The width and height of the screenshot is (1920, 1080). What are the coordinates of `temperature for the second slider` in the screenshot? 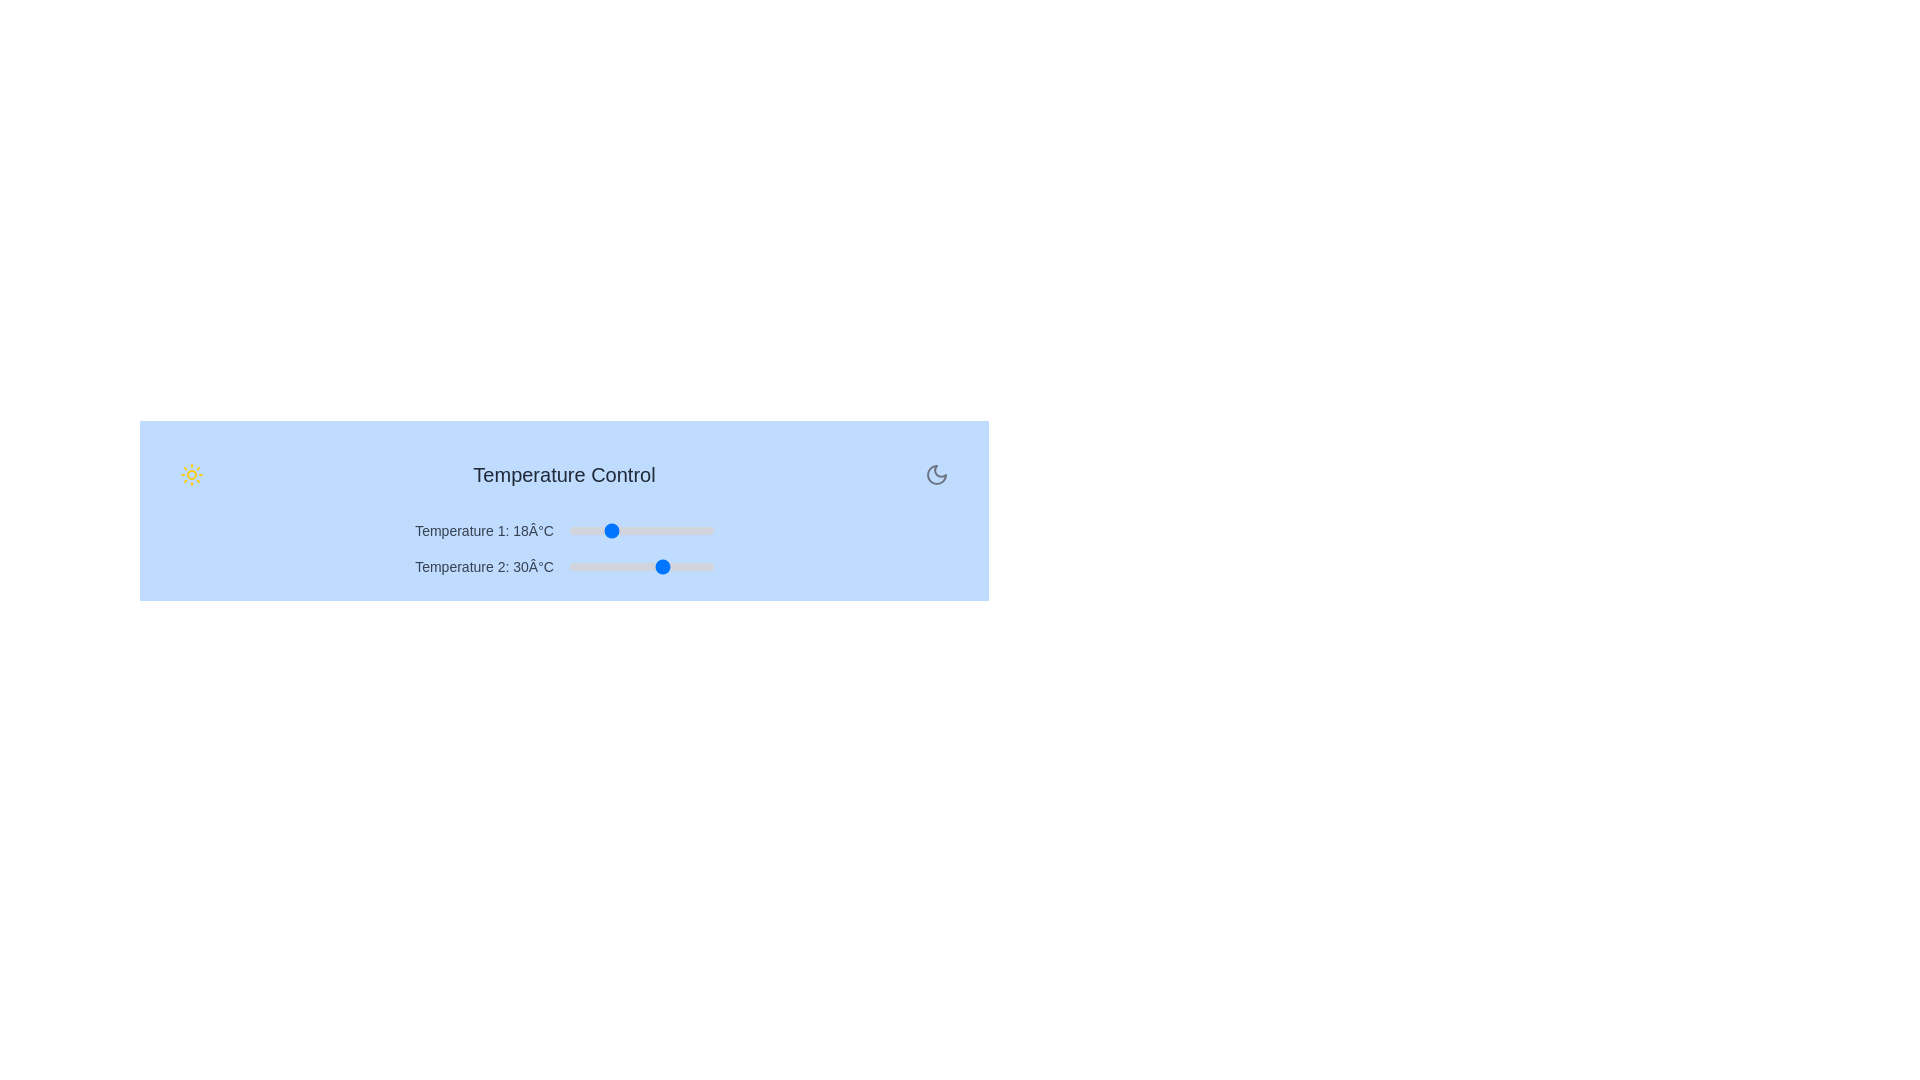 It's located at (699, 567).